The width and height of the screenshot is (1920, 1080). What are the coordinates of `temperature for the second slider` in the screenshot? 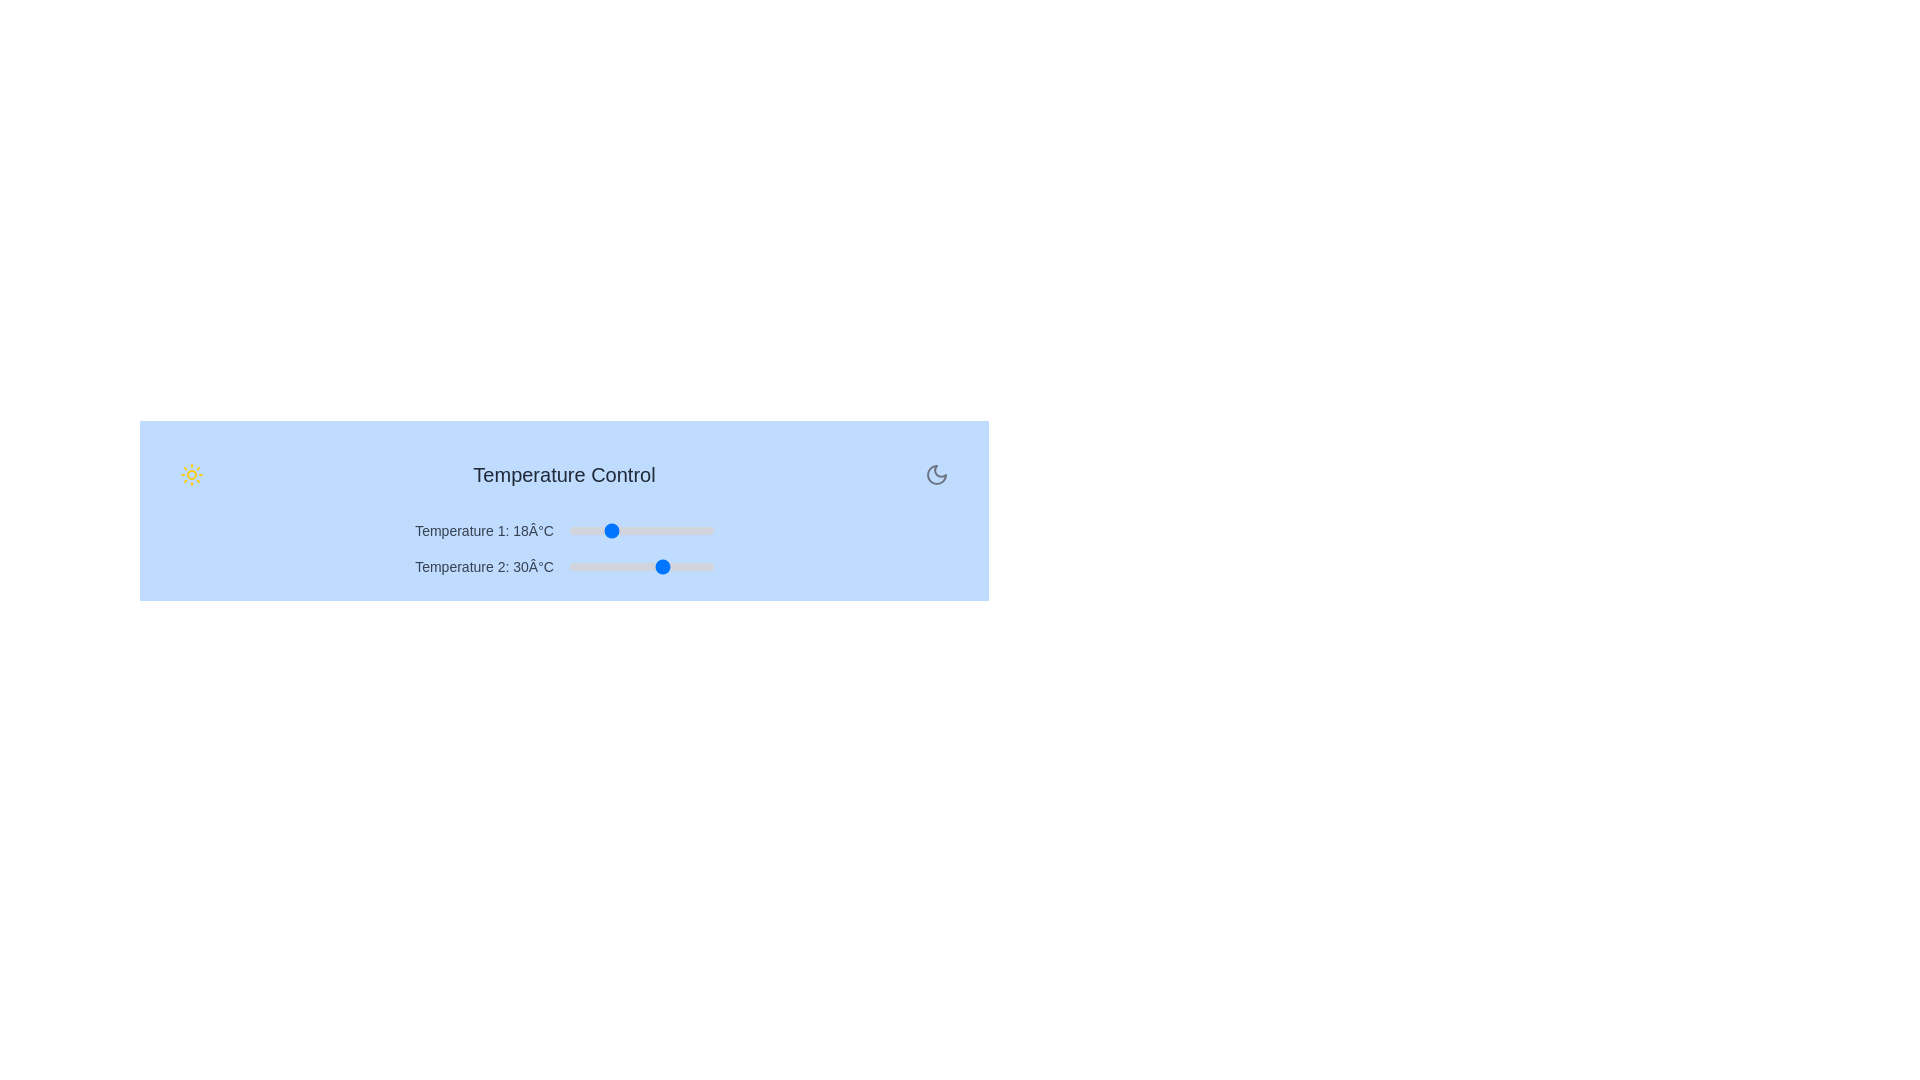 It's located at (699, 567).